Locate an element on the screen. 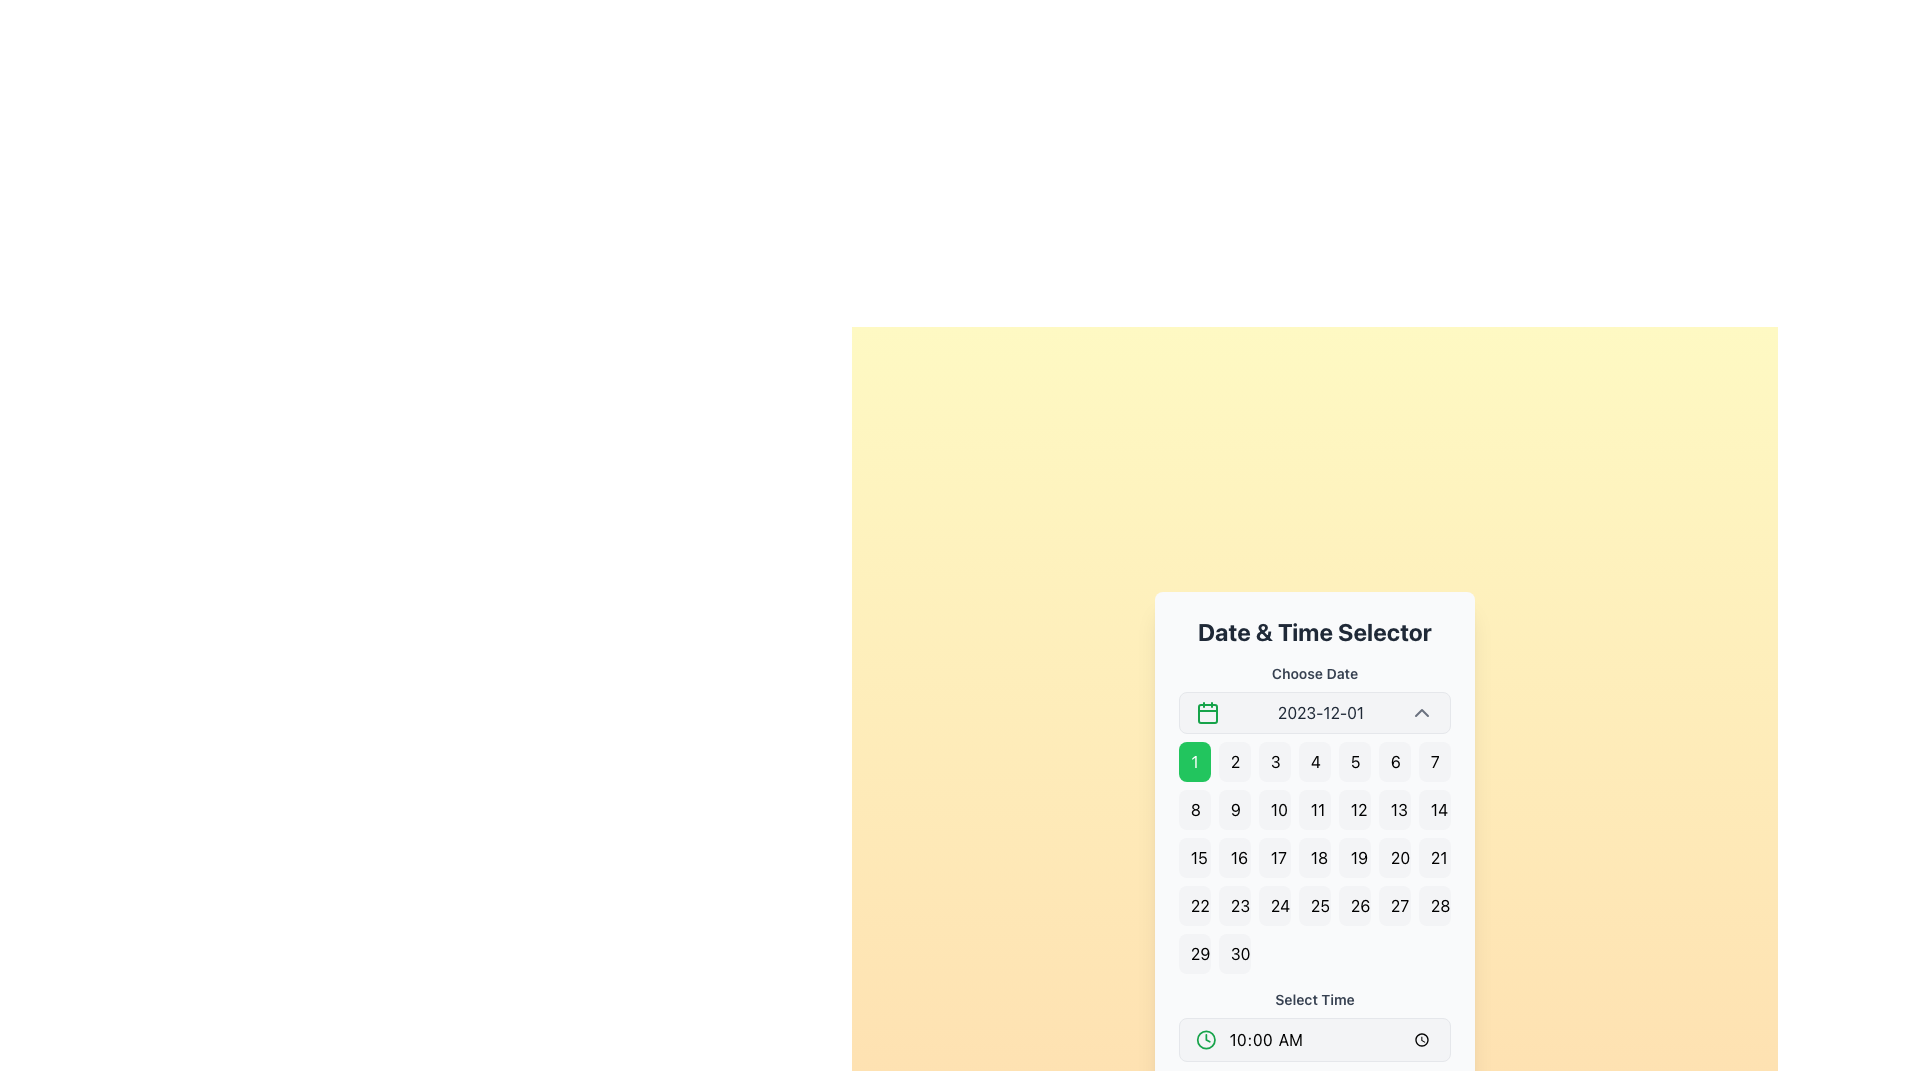  the selectable day button for the date '28' in the calendar interface is located at coordinates (1434, 906).